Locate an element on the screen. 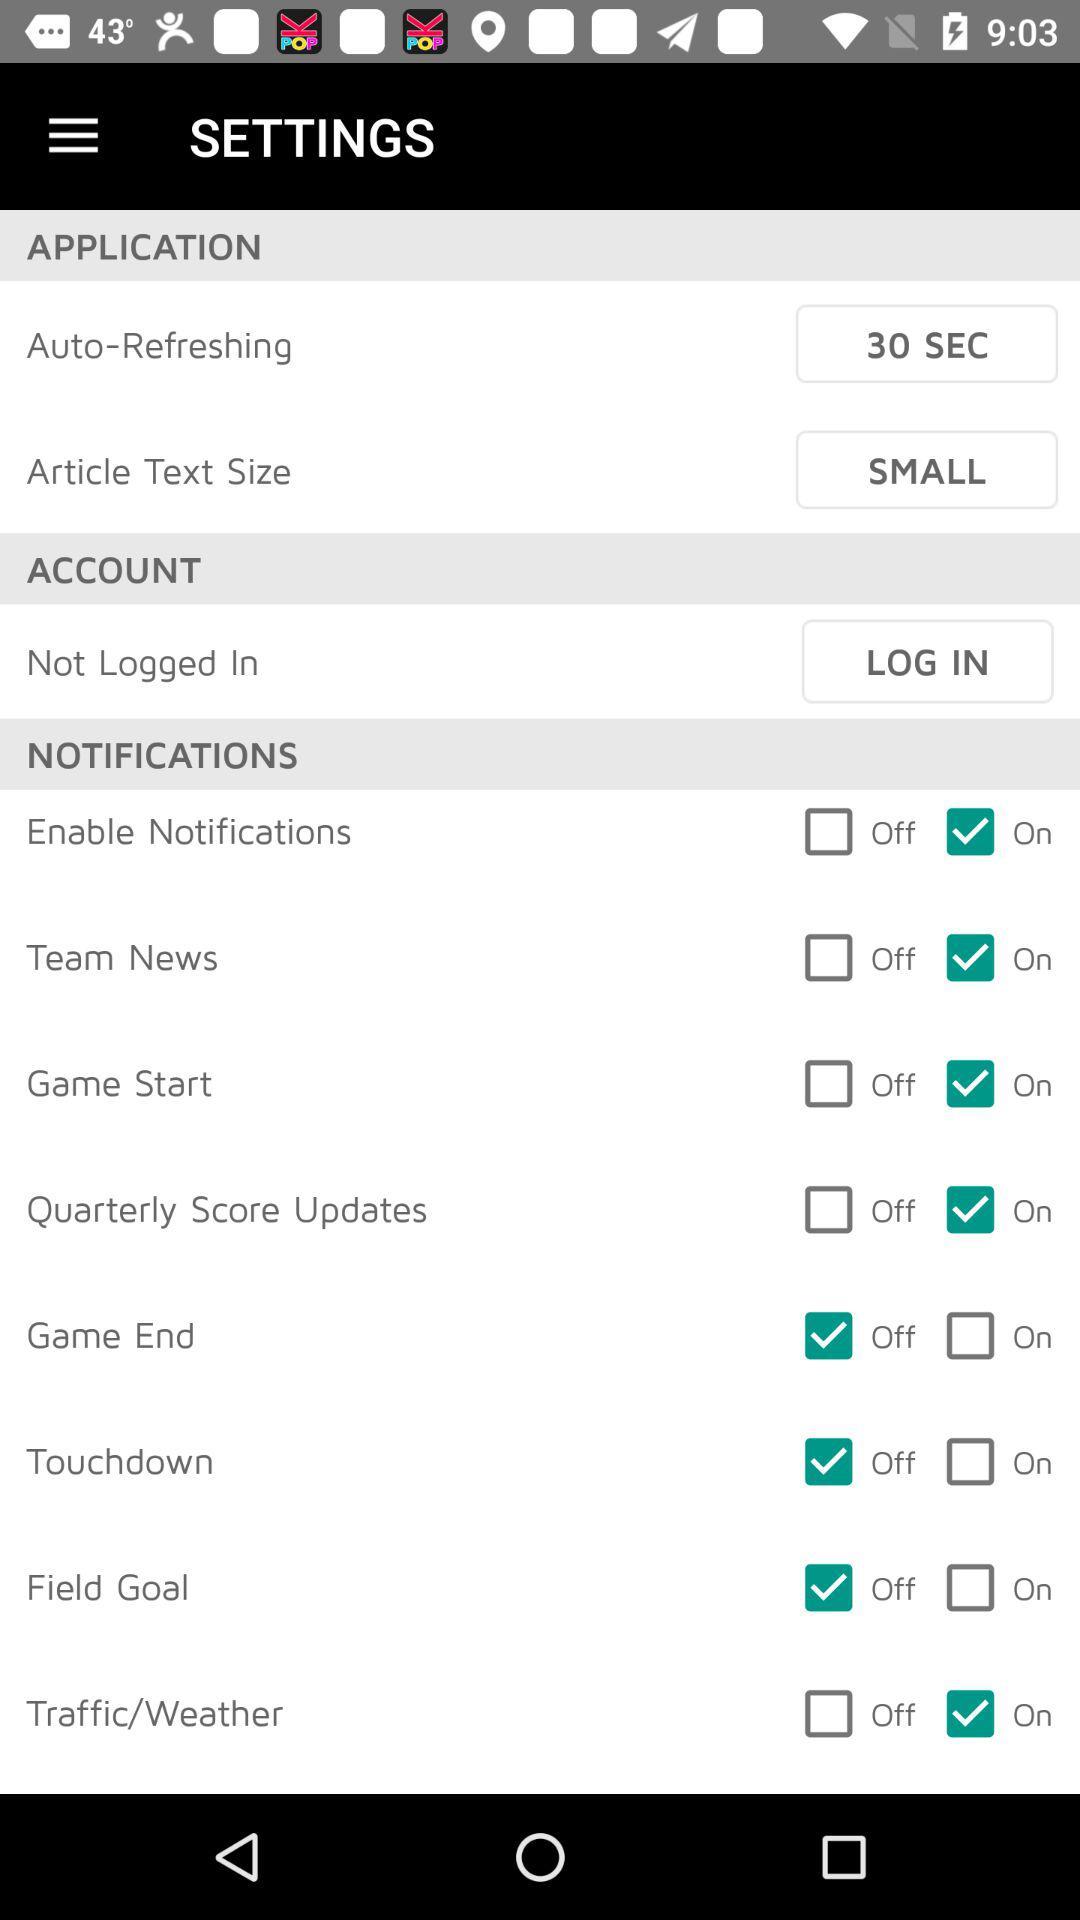 Image resolution: width=1080 pixels, height=1920 pixels. the first off check box from top is located at coordinates (856, 1335).